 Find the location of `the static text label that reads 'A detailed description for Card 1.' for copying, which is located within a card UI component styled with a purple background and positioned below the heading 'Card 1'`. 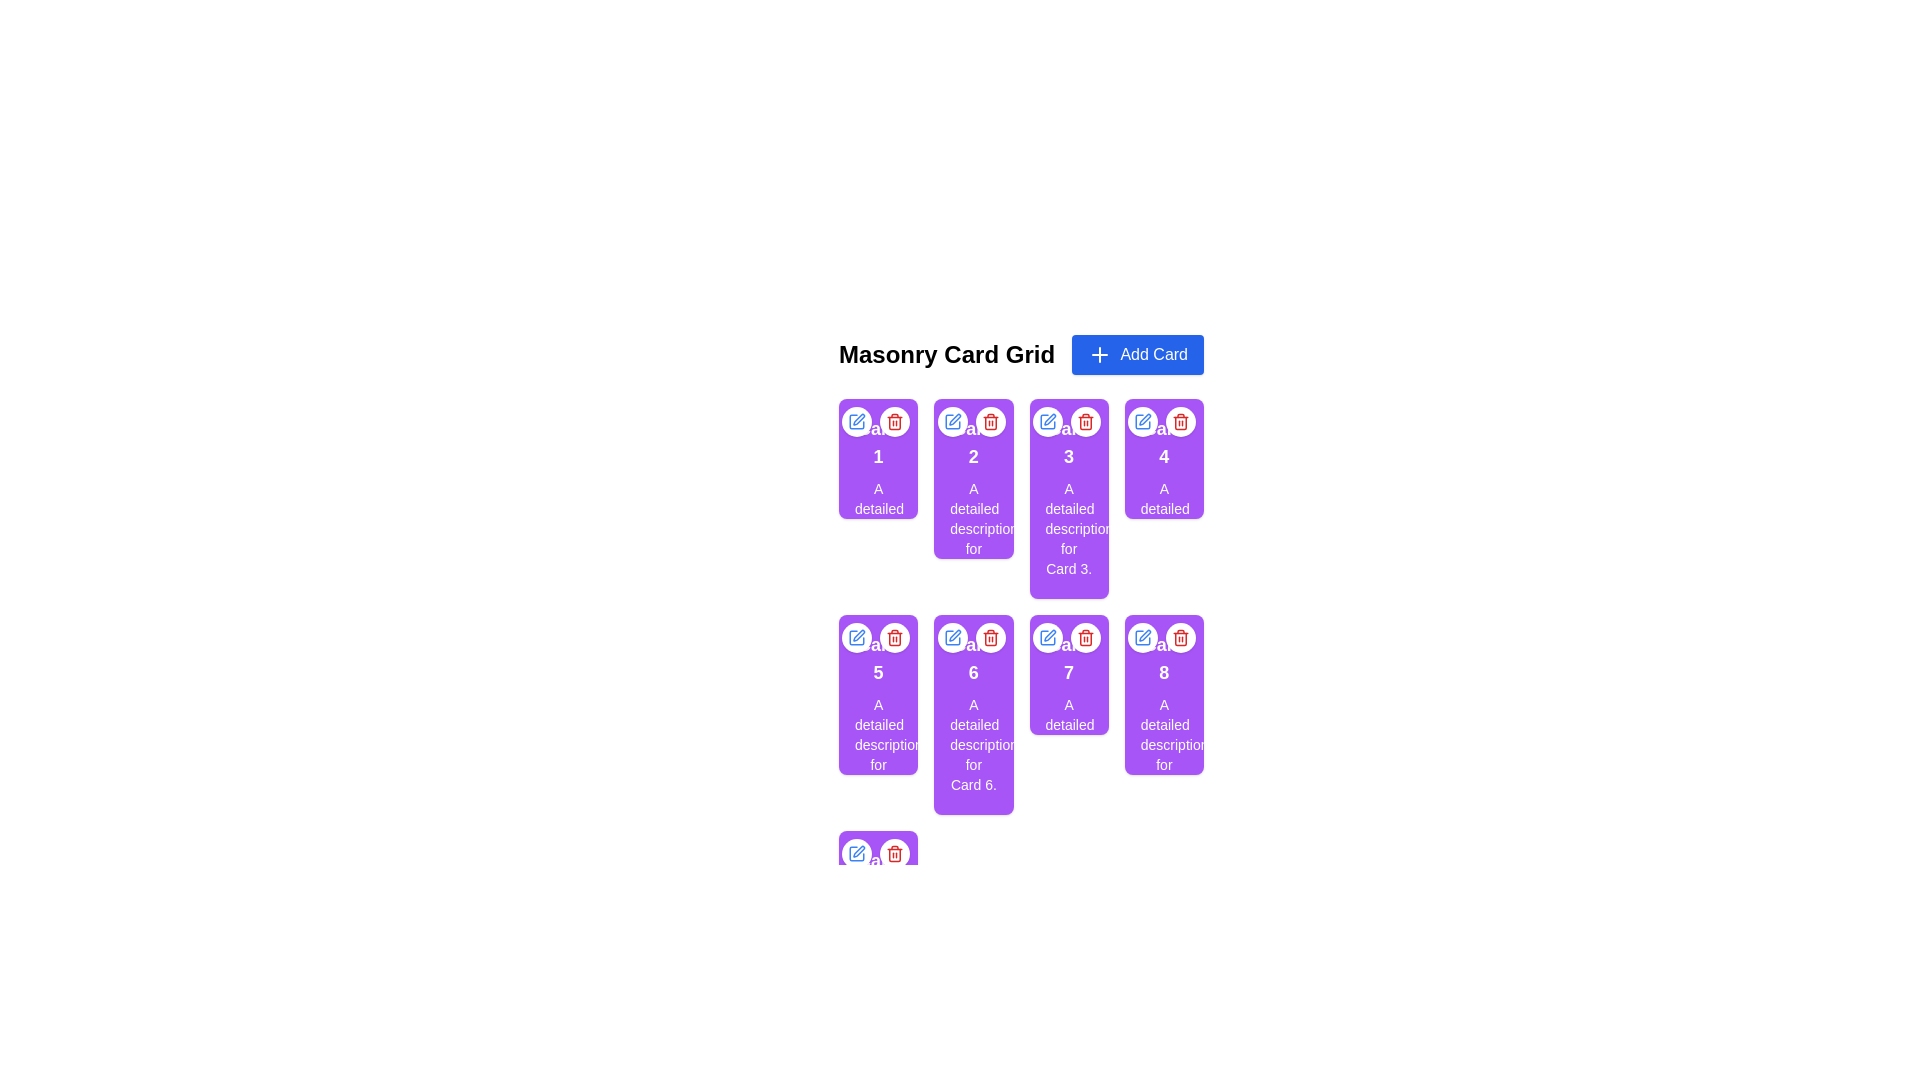

the static text label that reads 'A detailed description for Card 1.' for copying, which is located within a card UI component styled with a purple background and positioned below the heading 'Card 1' is located at coordinates (878, 527).